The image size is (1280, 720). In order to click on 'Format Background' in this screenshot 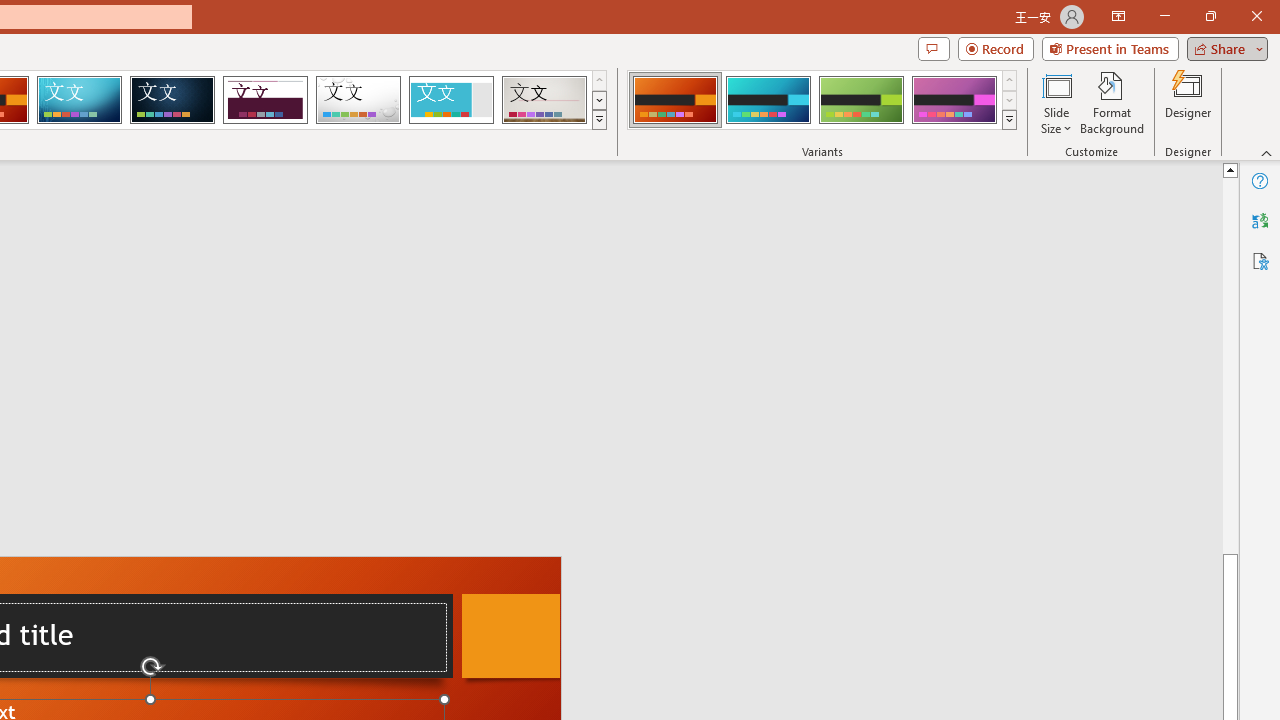, I will do `click(1111, 103)`.